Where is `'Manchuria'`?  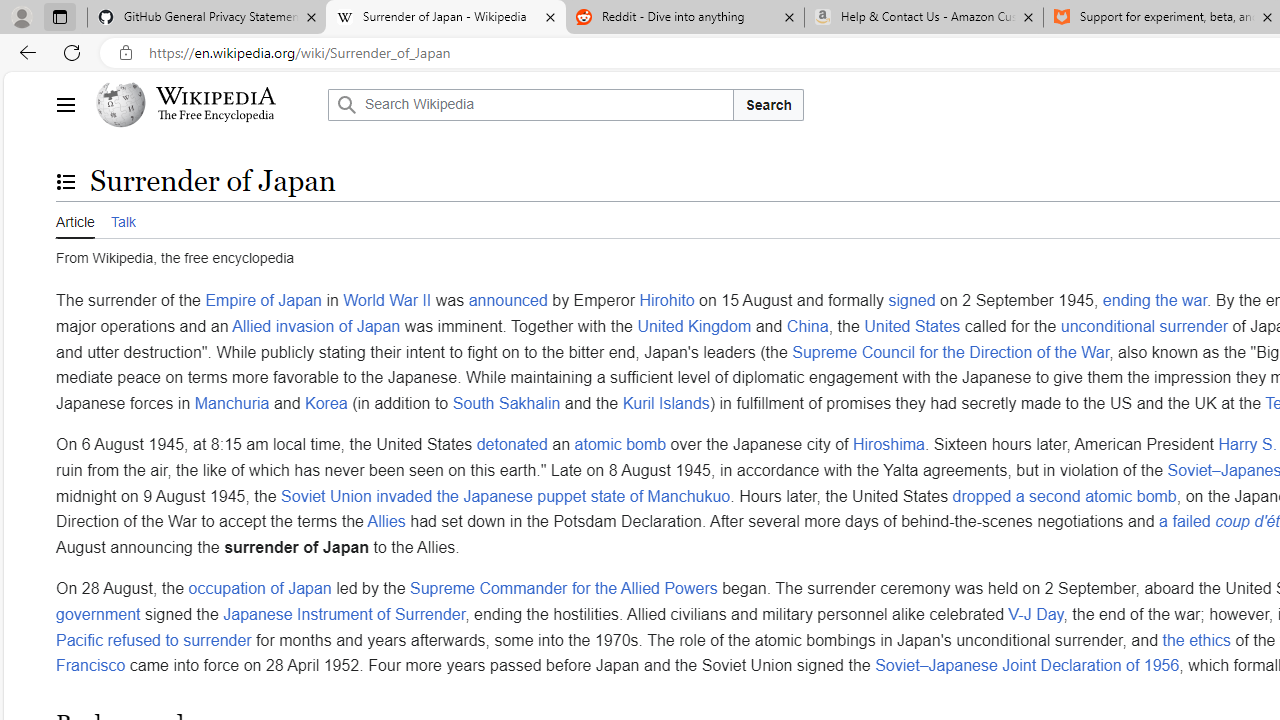
'Manchuria' is located at coordinates (232, 402).